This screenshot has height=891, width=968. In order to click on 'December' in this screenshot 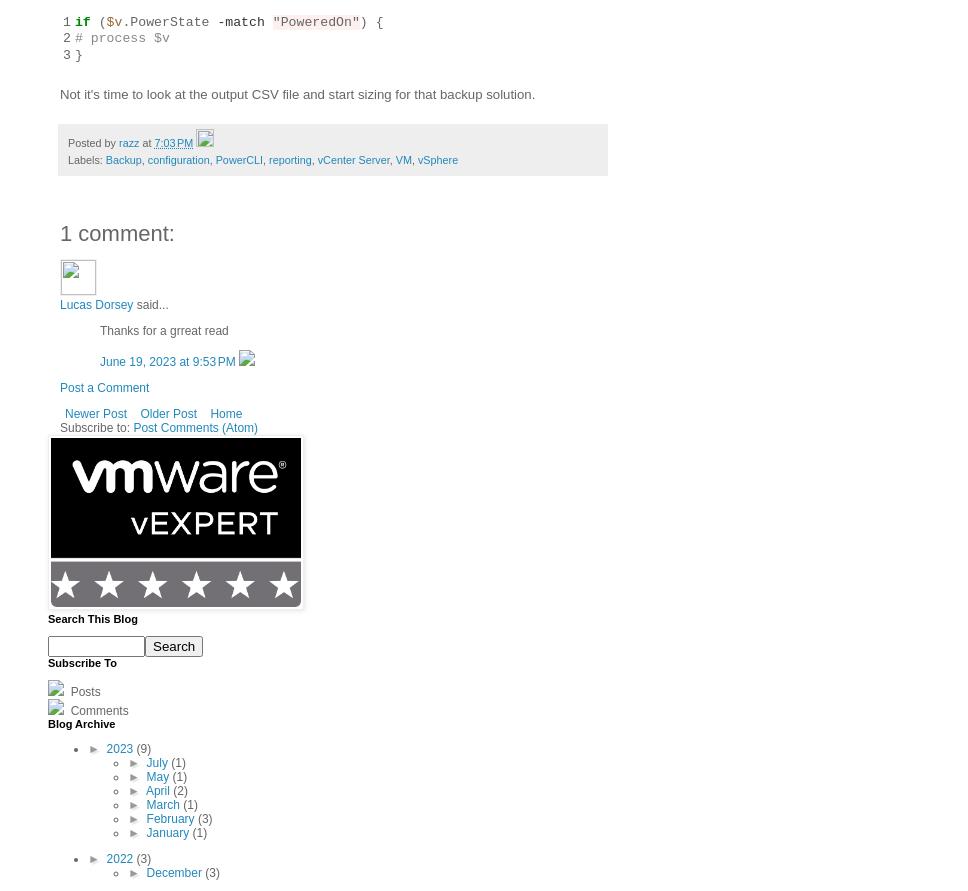, I will do `click(175, 871)`.